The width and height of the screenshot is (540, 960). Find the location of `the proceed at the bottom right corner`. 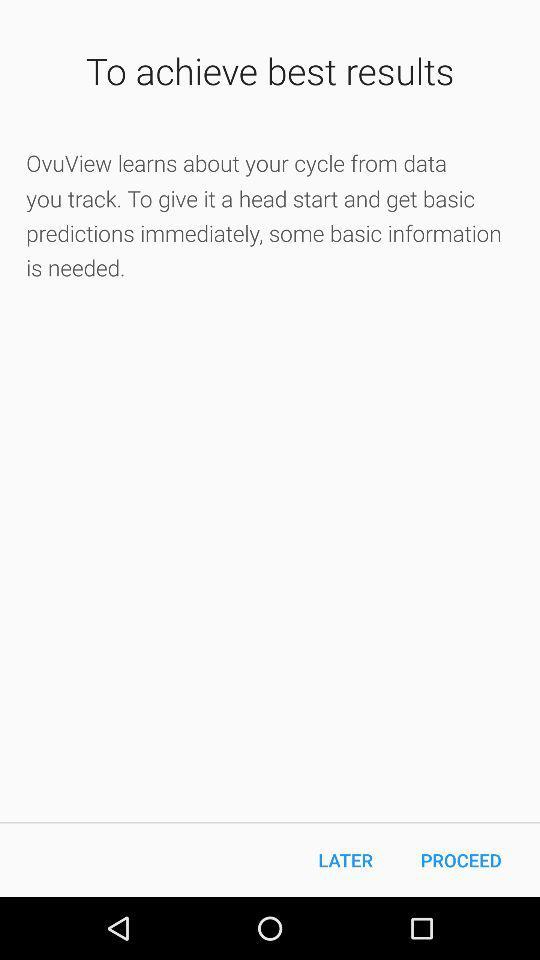

the proceed at the bottom right corner is located at coordinates (461, 859).